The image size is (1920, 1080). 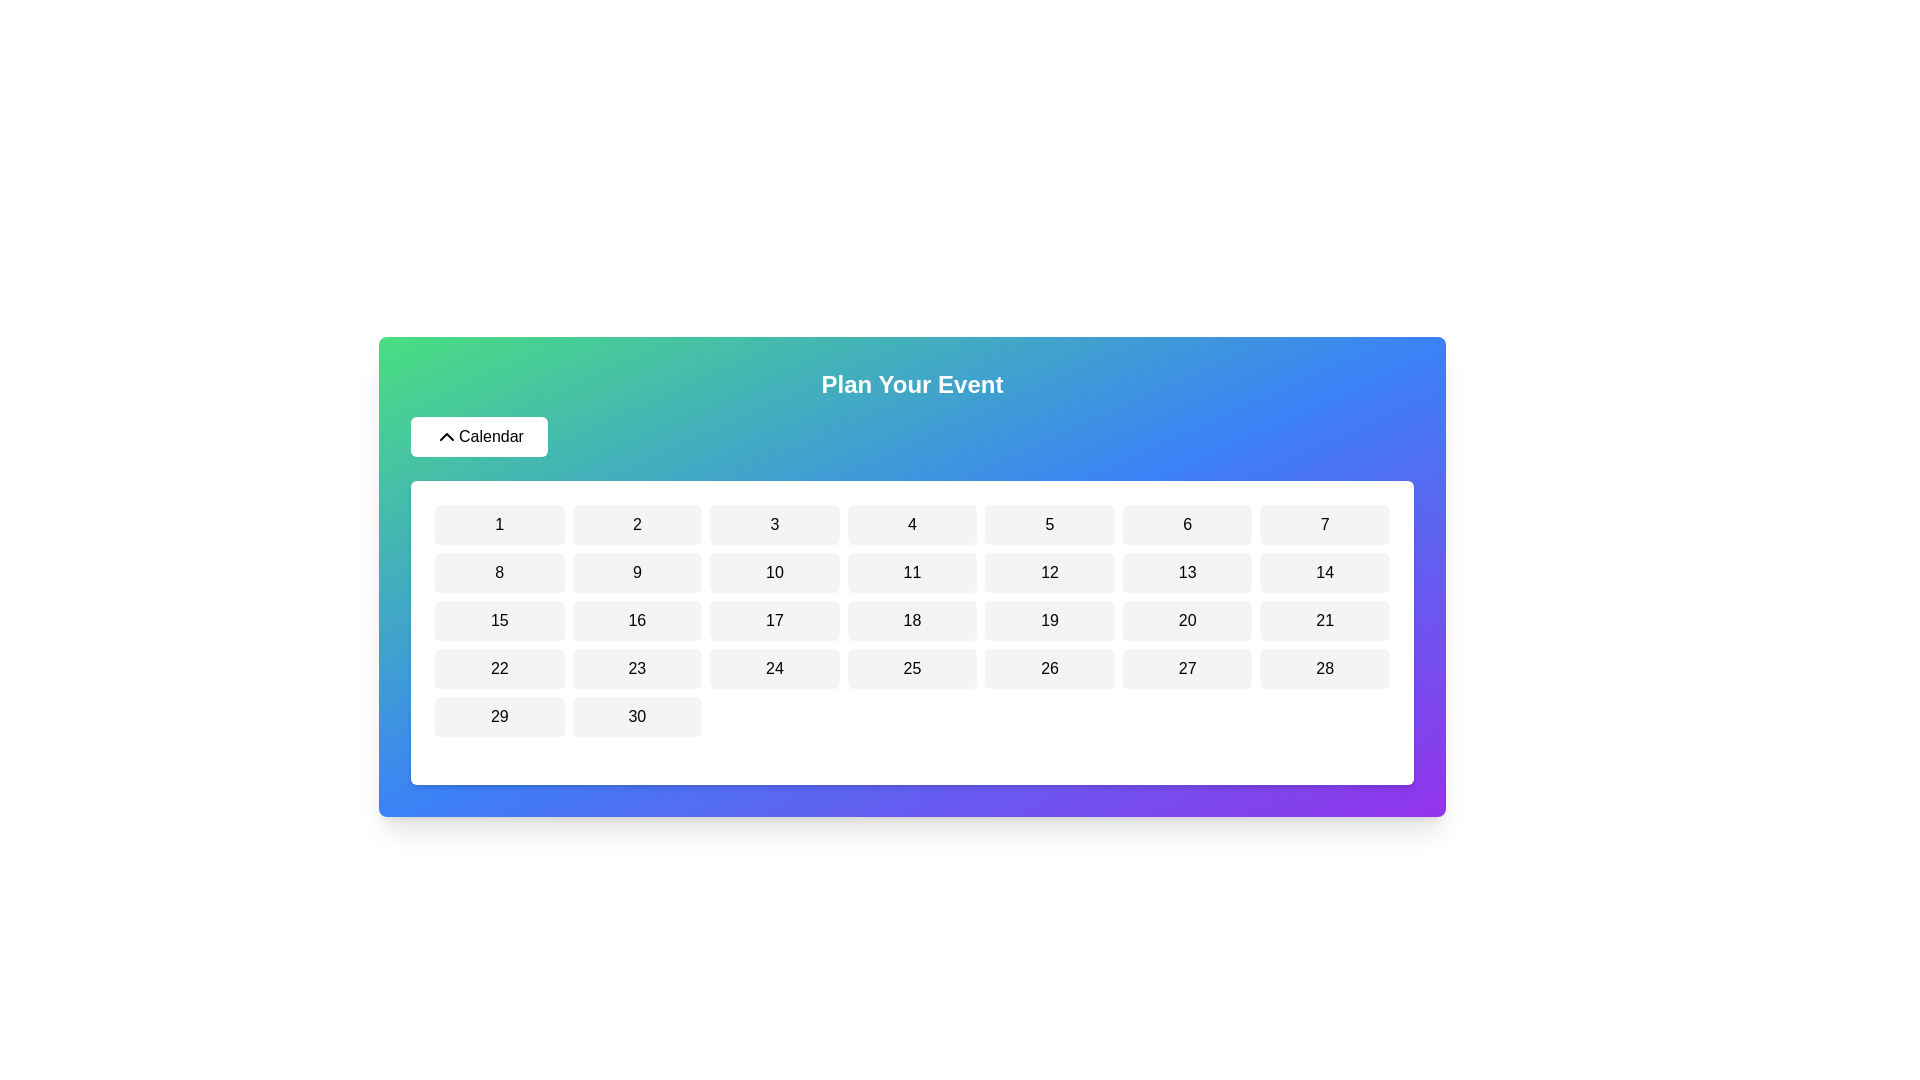 What do you see at coordinates (499, 573) in the screenshot?
I see `the rectangular button displaying the number '8' with a light gray background and rounded corners to change its style` at bounding box center [499, 573].